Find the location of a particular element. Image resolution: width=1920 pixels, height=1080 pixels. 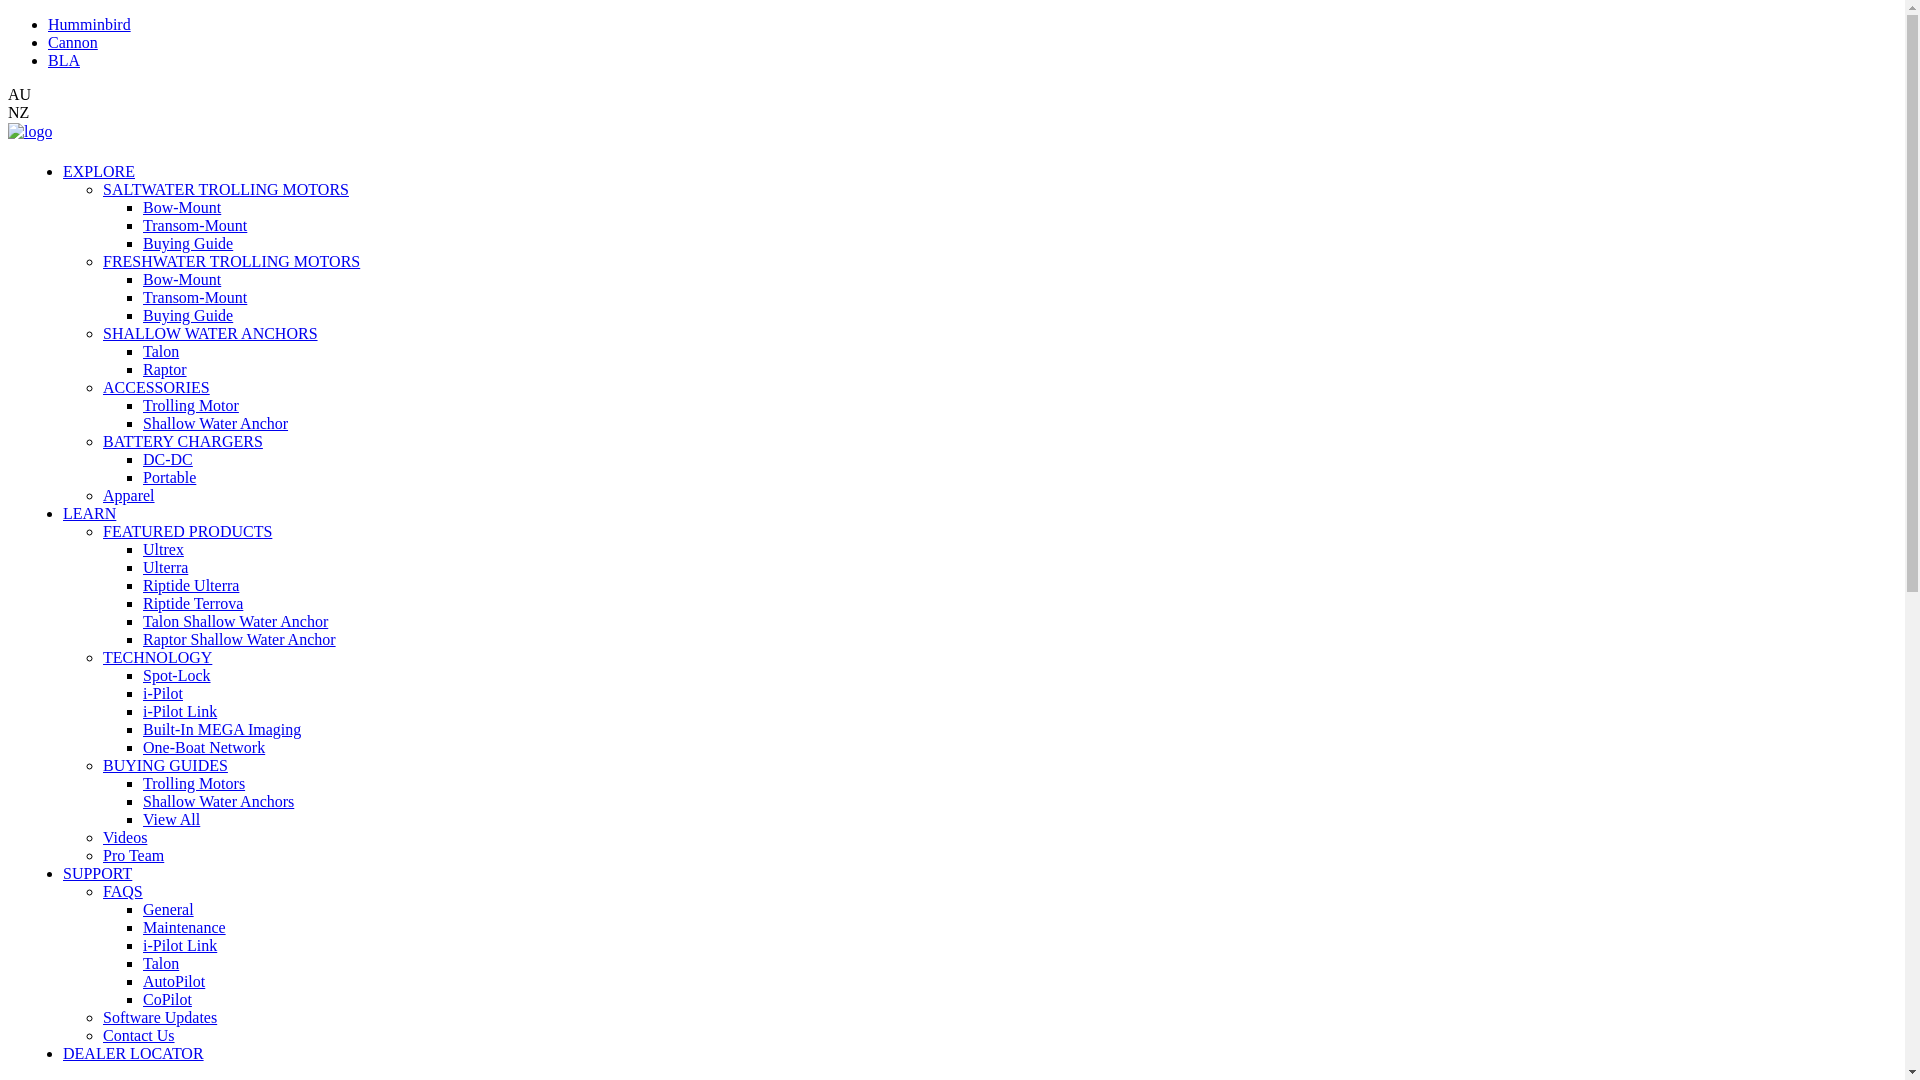

'BUYING GUIDES' is located at coordinates (165, 765).